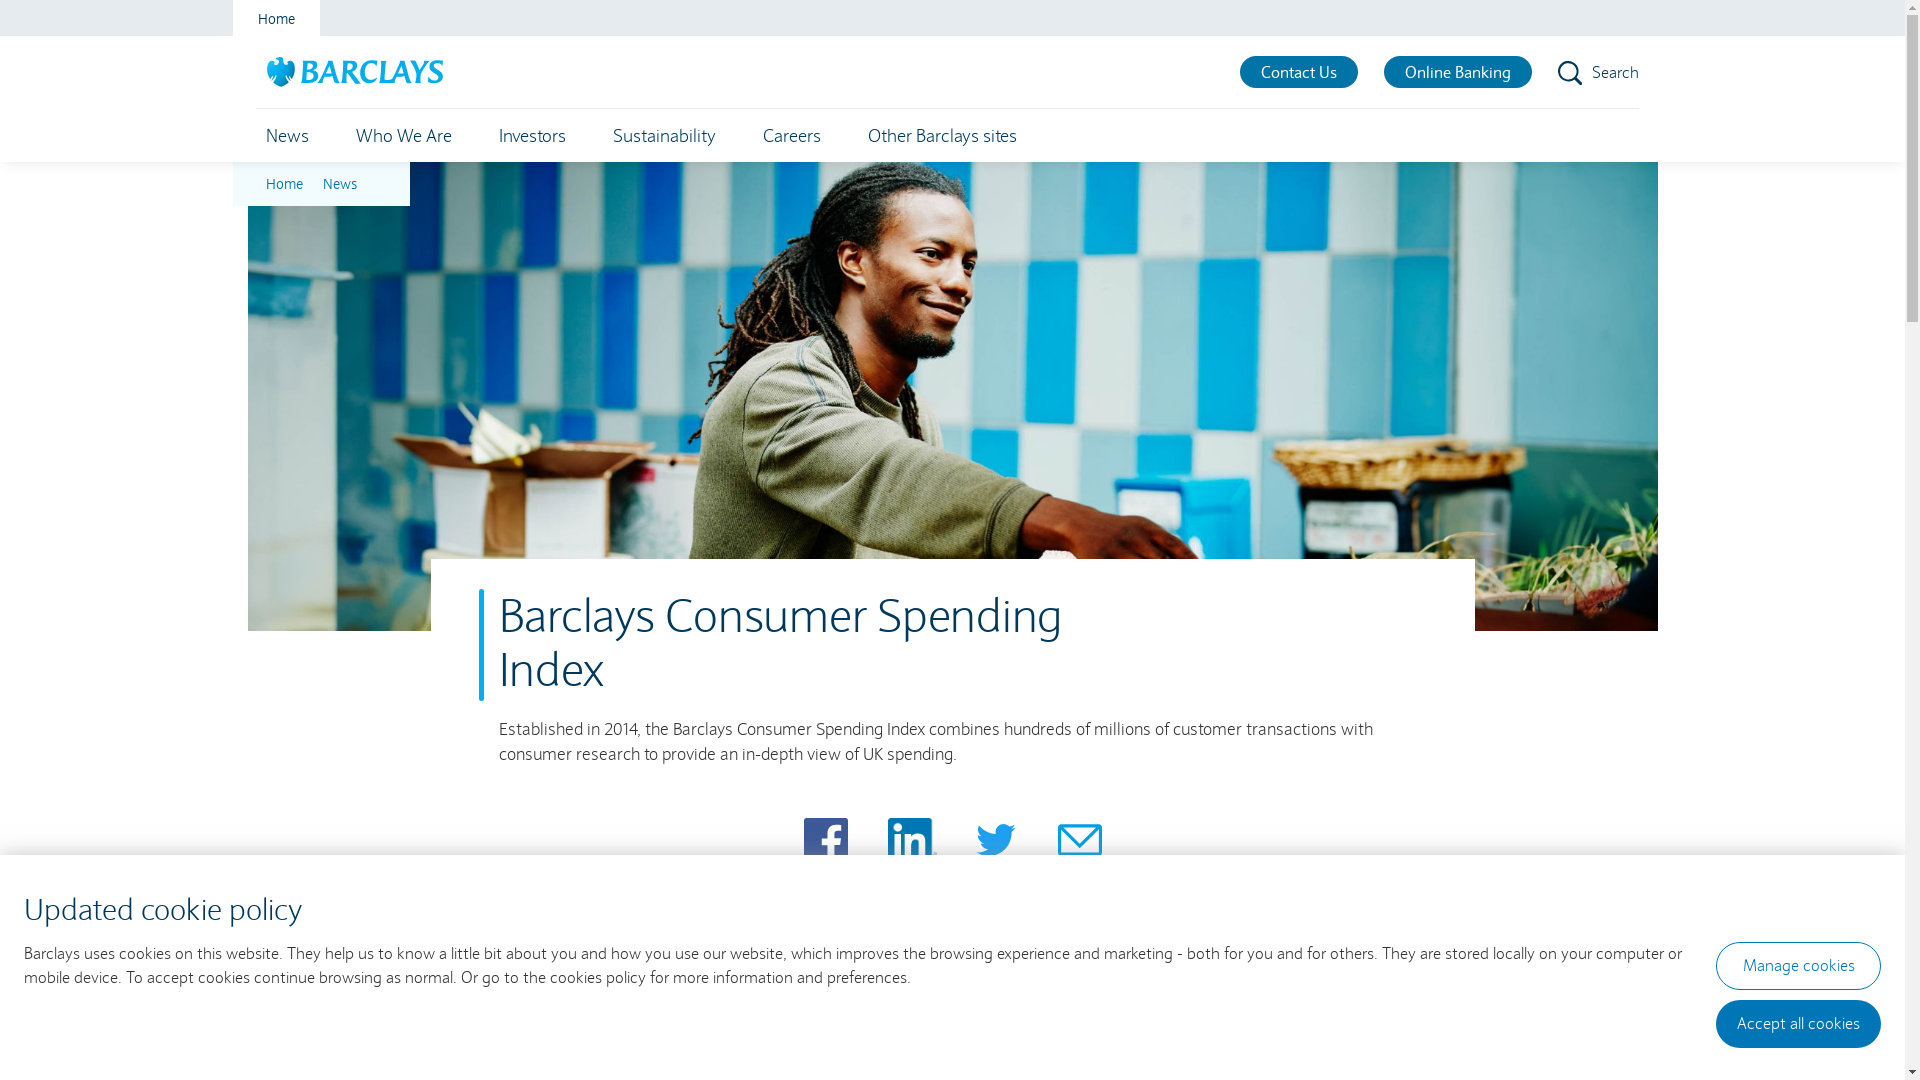 This screenshot has width=1920, height=1080. Describe the element at coordinates (663, 135) in the screenshot. I see `'Sustainability'` at that location.